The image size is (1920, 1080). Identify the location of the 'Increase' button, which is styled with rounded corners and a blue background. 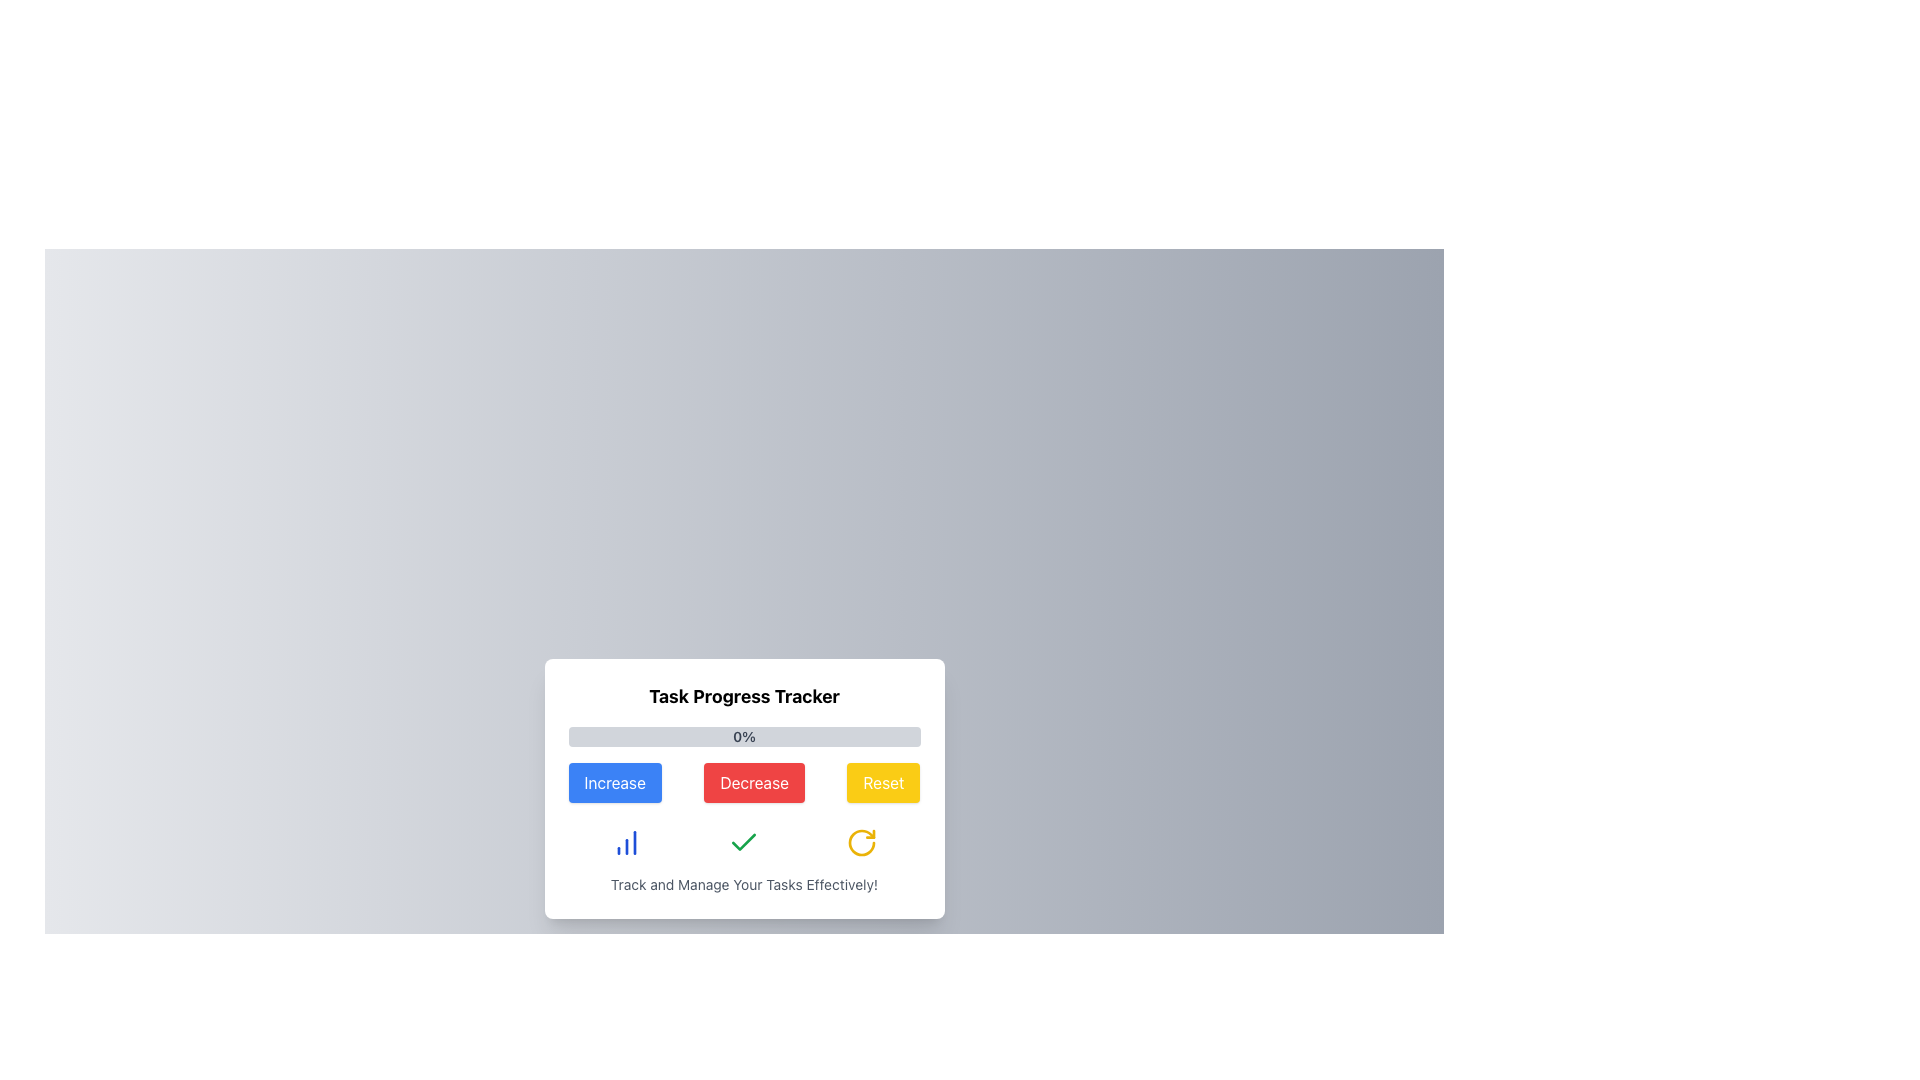
(614, 782).